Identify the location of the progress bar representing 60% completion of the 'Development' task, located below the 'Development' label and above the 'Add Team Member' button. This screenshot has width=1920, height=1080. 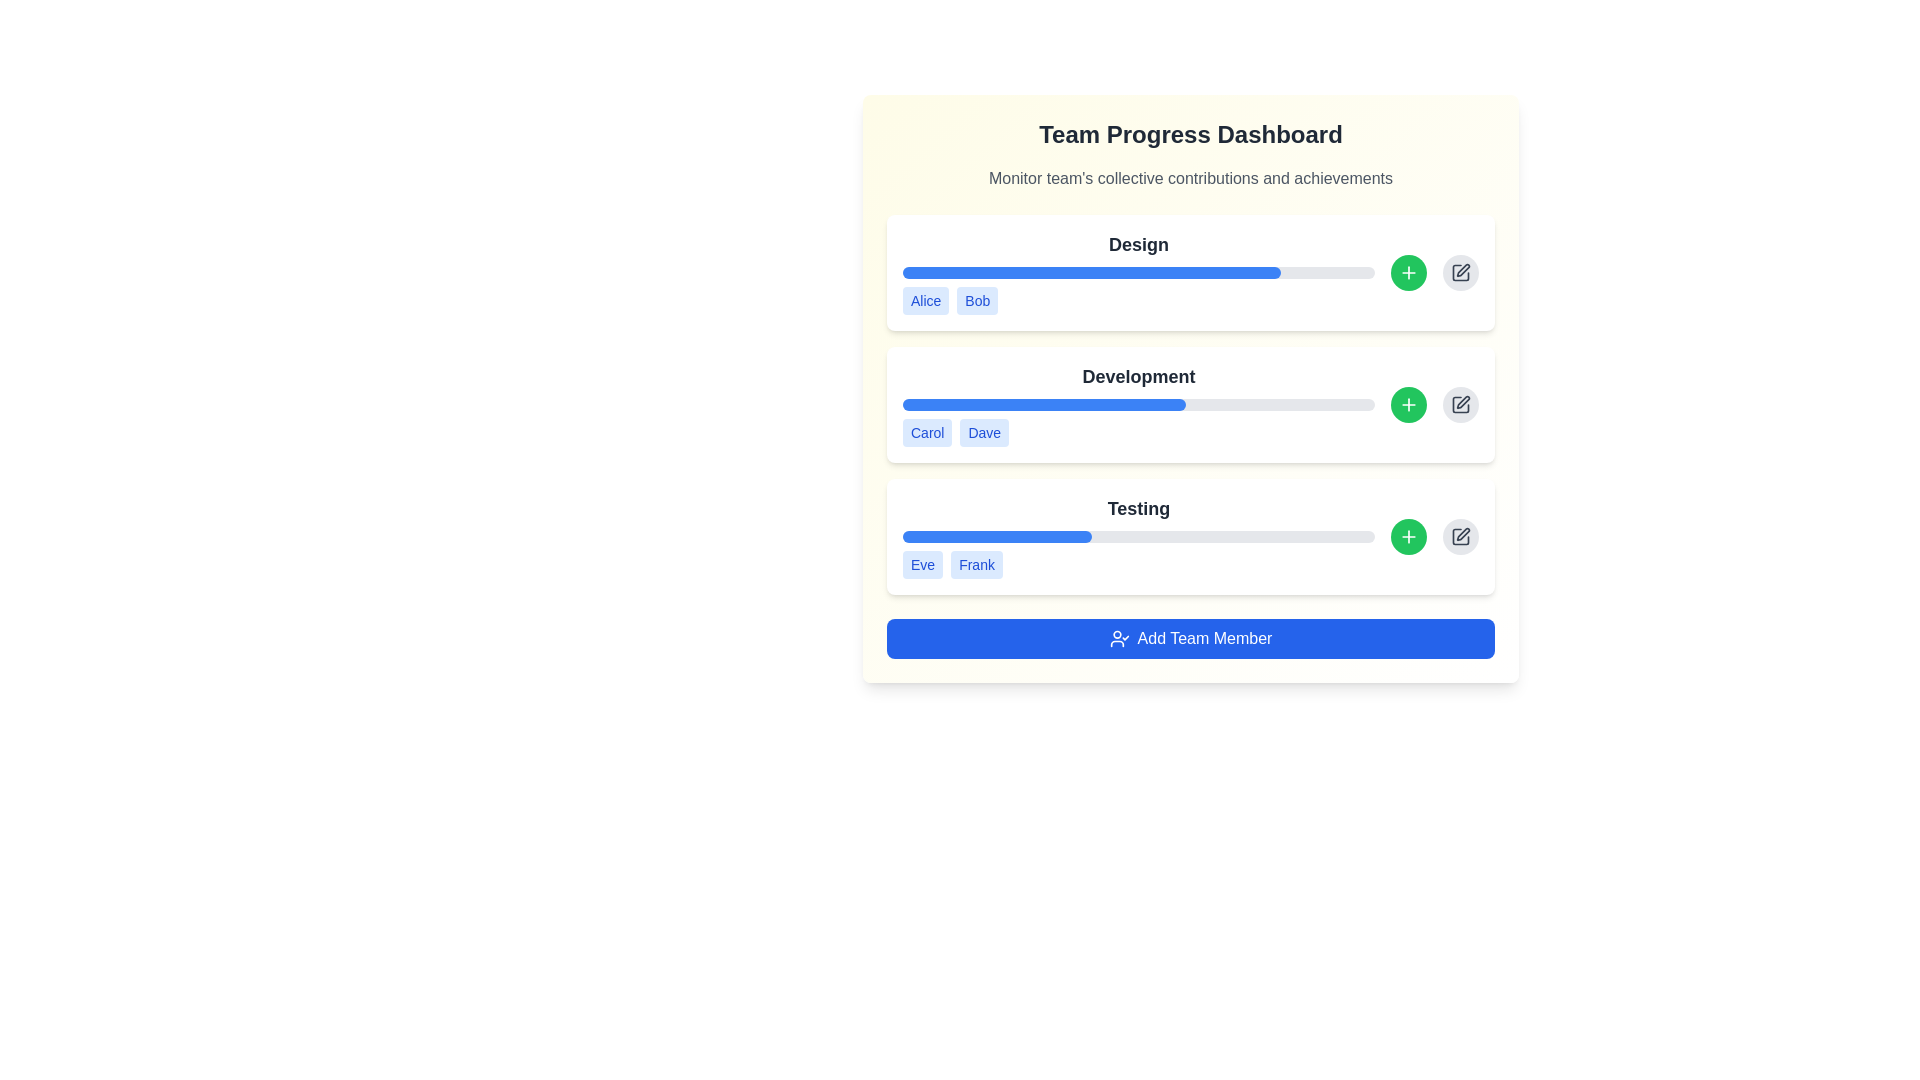
(1043, 405).